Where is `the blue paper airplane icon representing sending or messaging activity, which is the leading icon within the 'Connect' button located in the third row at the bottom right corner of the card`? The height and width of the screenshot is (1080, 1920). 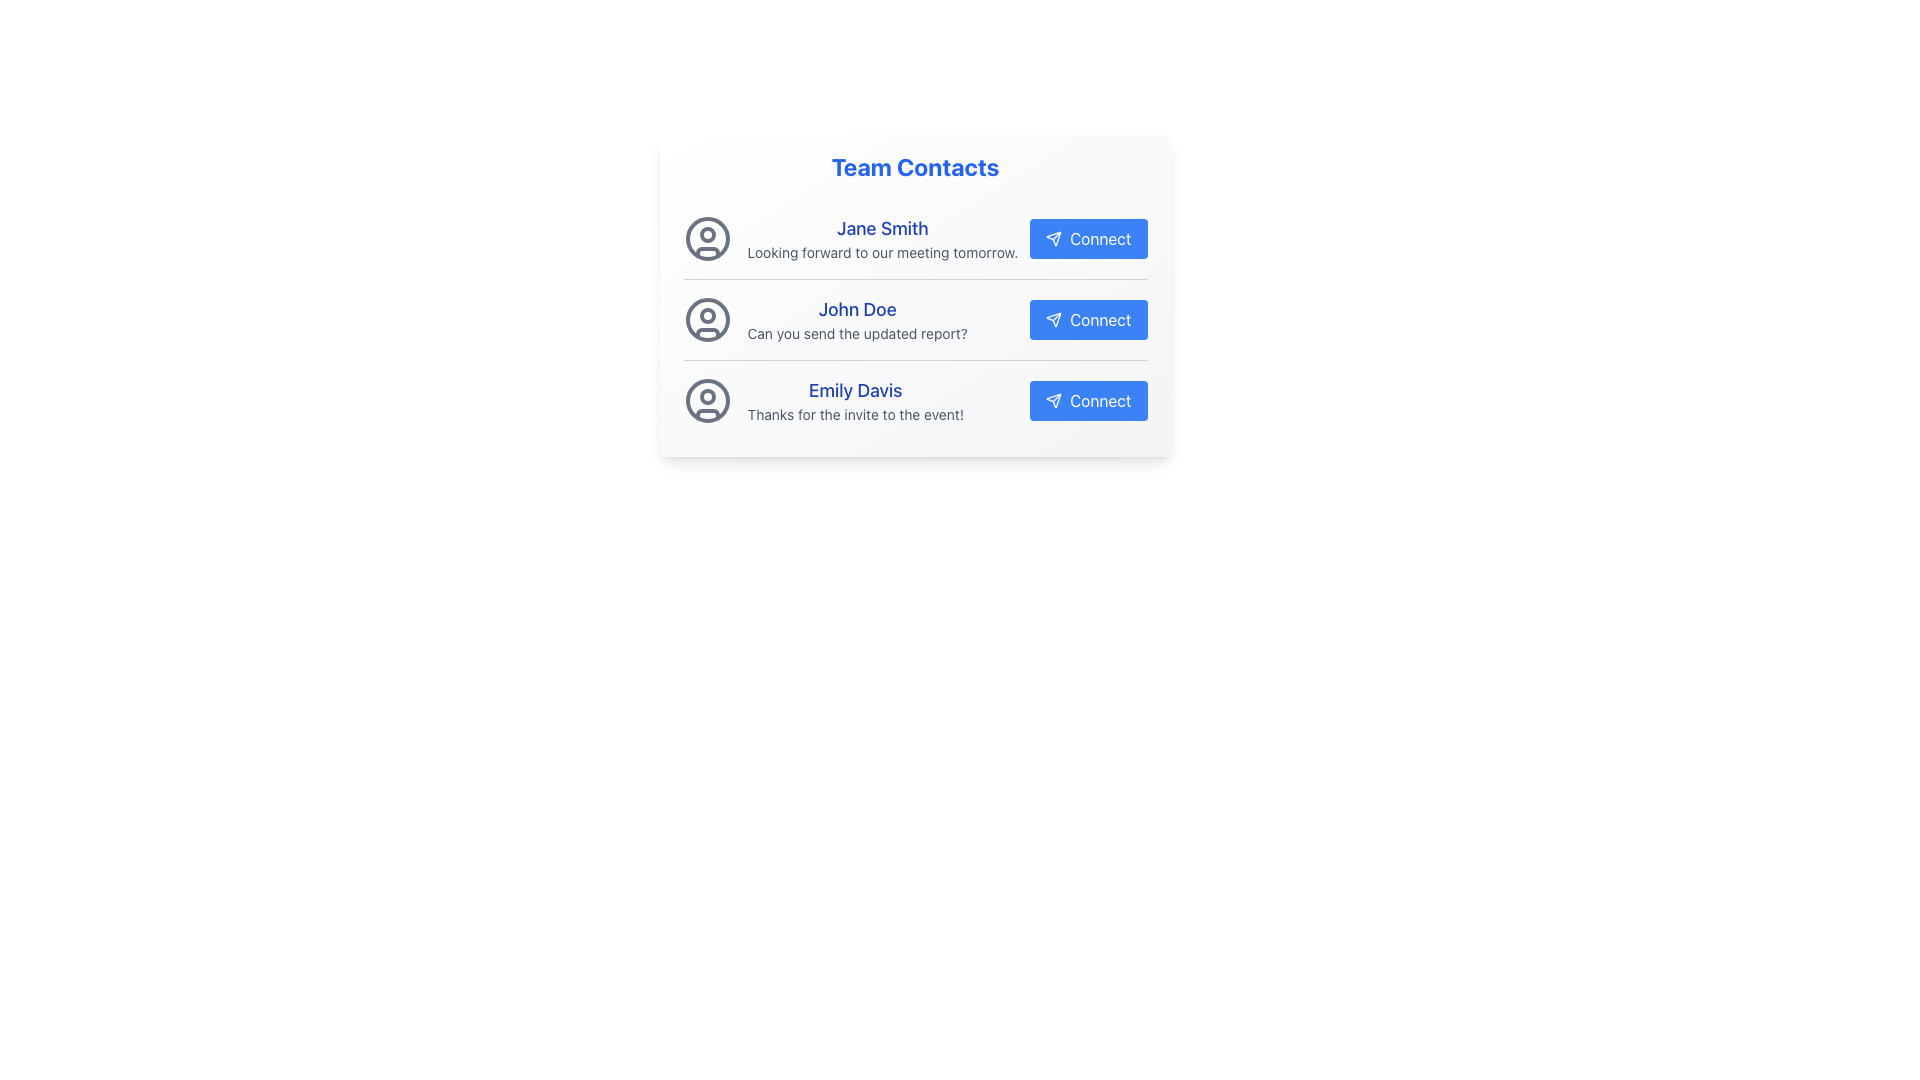 the blue paper airplane icon representing sending or messaging activity, which is the leading icon within the 'Connect' button located in the third row at the bottom right corner of the card is located at coordinates (1053, 401).